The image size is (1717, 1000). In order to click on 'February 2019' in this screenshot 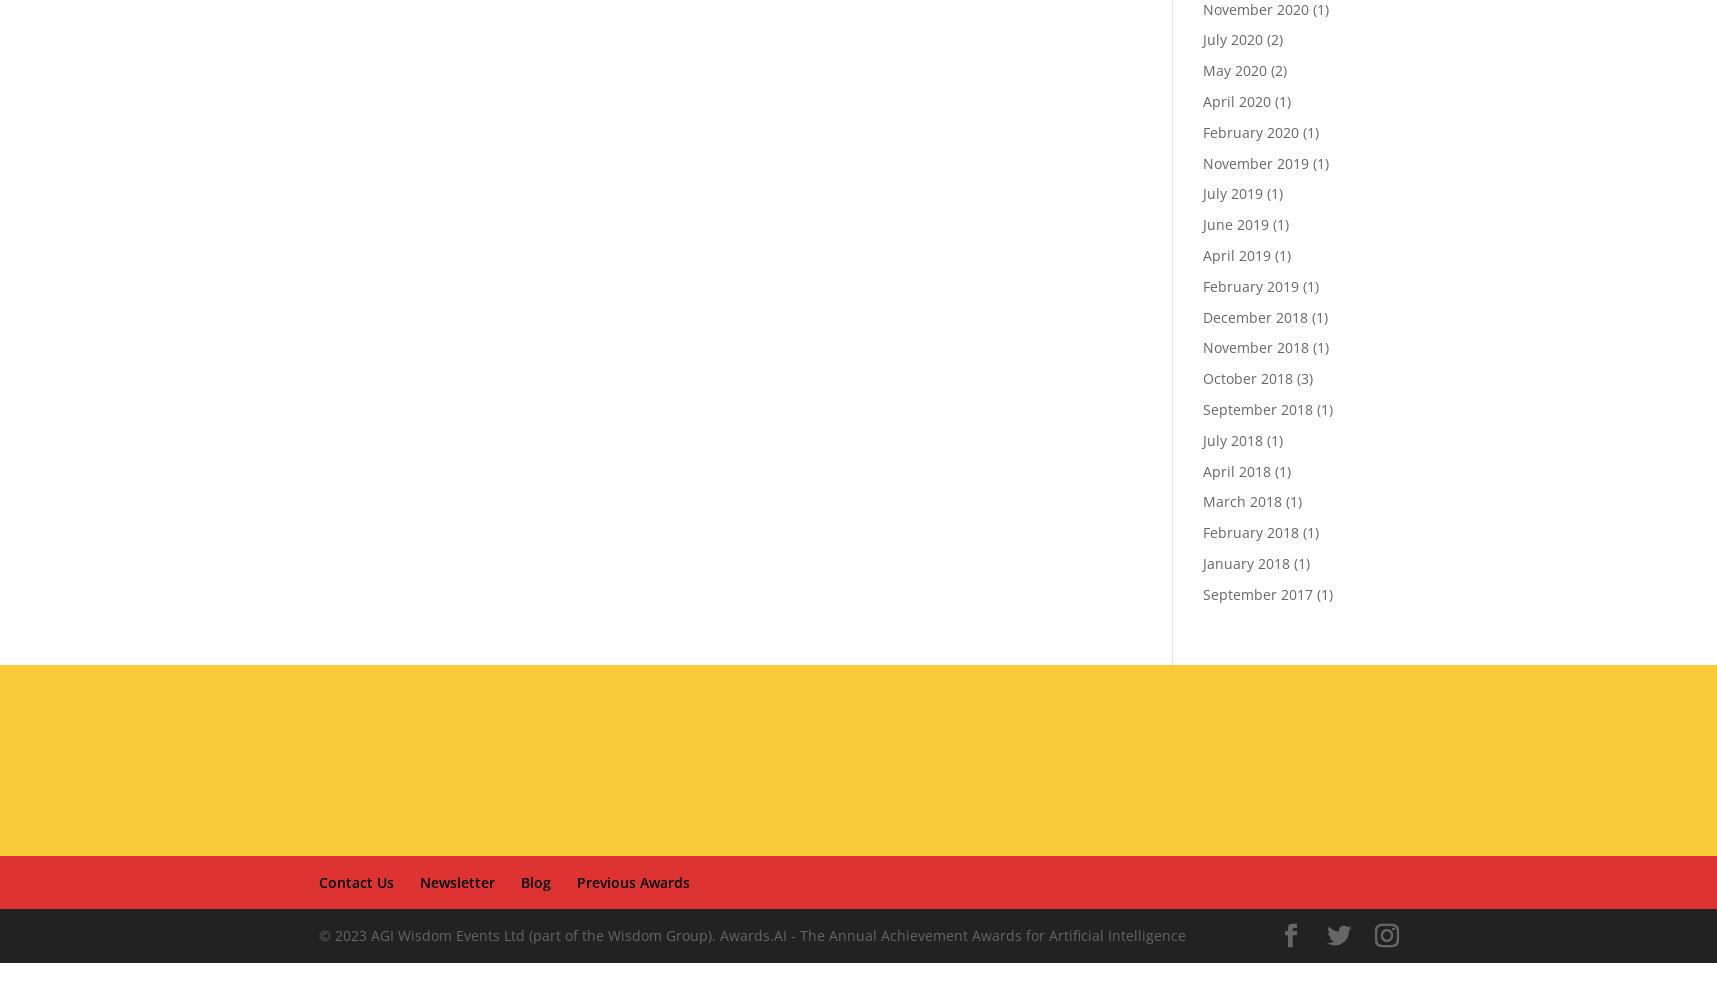, I will do `click(1251, 285)`.